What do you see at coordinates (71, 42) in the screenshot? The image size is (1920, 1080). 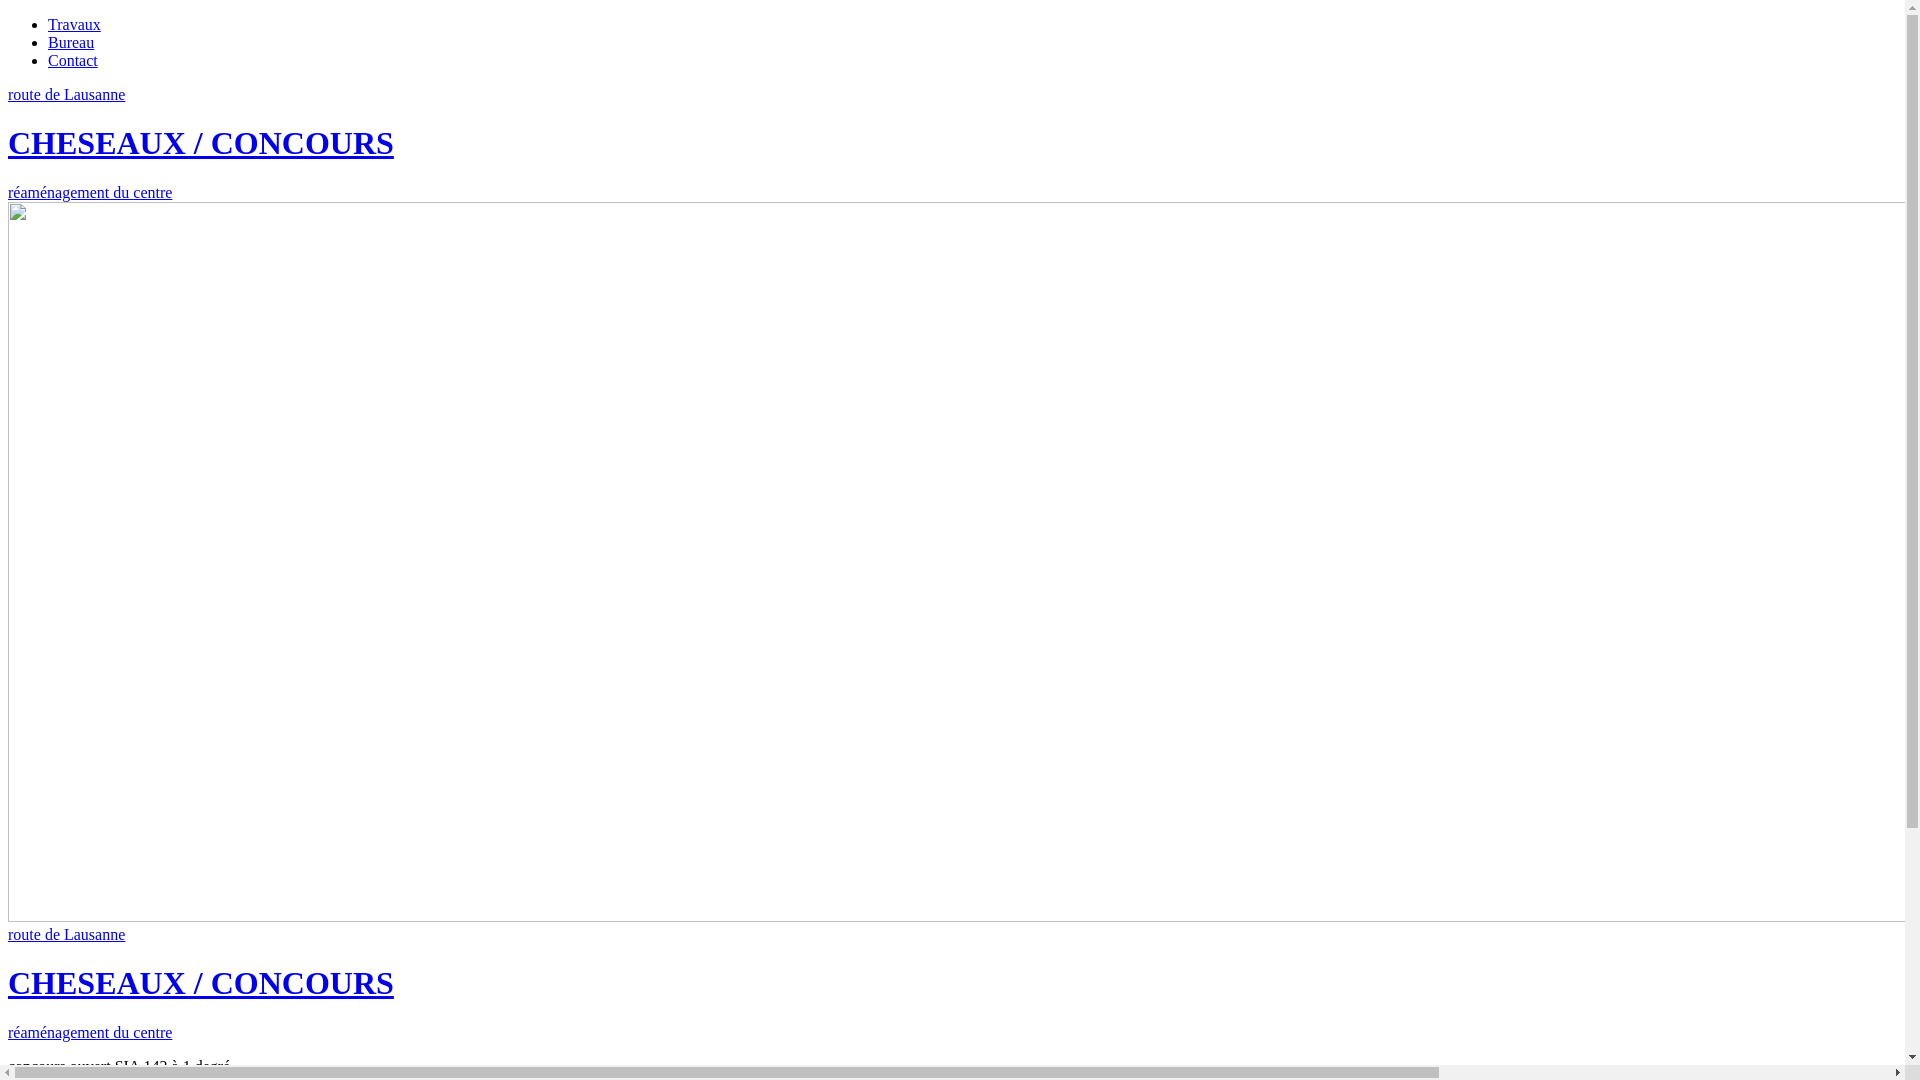 I see `'Bureau'` at bounding box center [71, 42].